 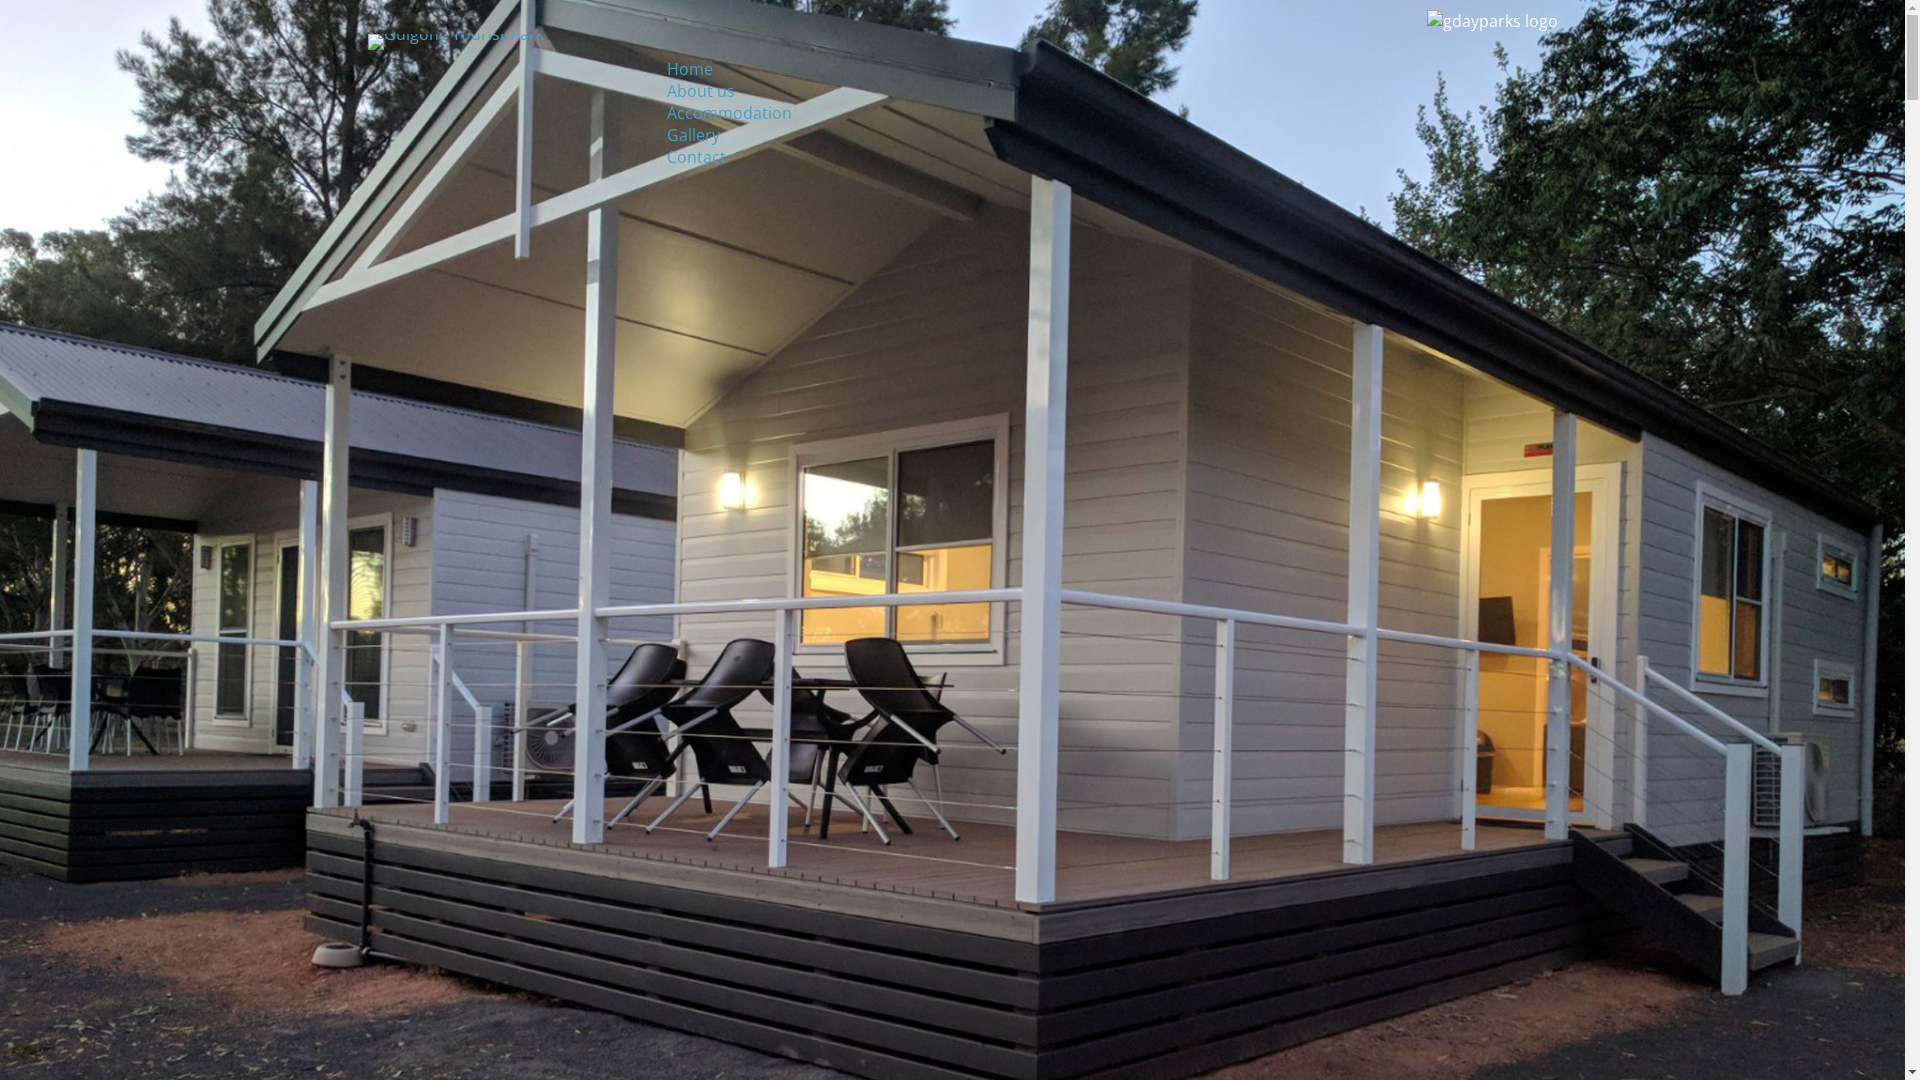 What do you see at coordinates (728, 112) in the screenshot?
I see `'Accommodation'` at bounding box center [728, 112].